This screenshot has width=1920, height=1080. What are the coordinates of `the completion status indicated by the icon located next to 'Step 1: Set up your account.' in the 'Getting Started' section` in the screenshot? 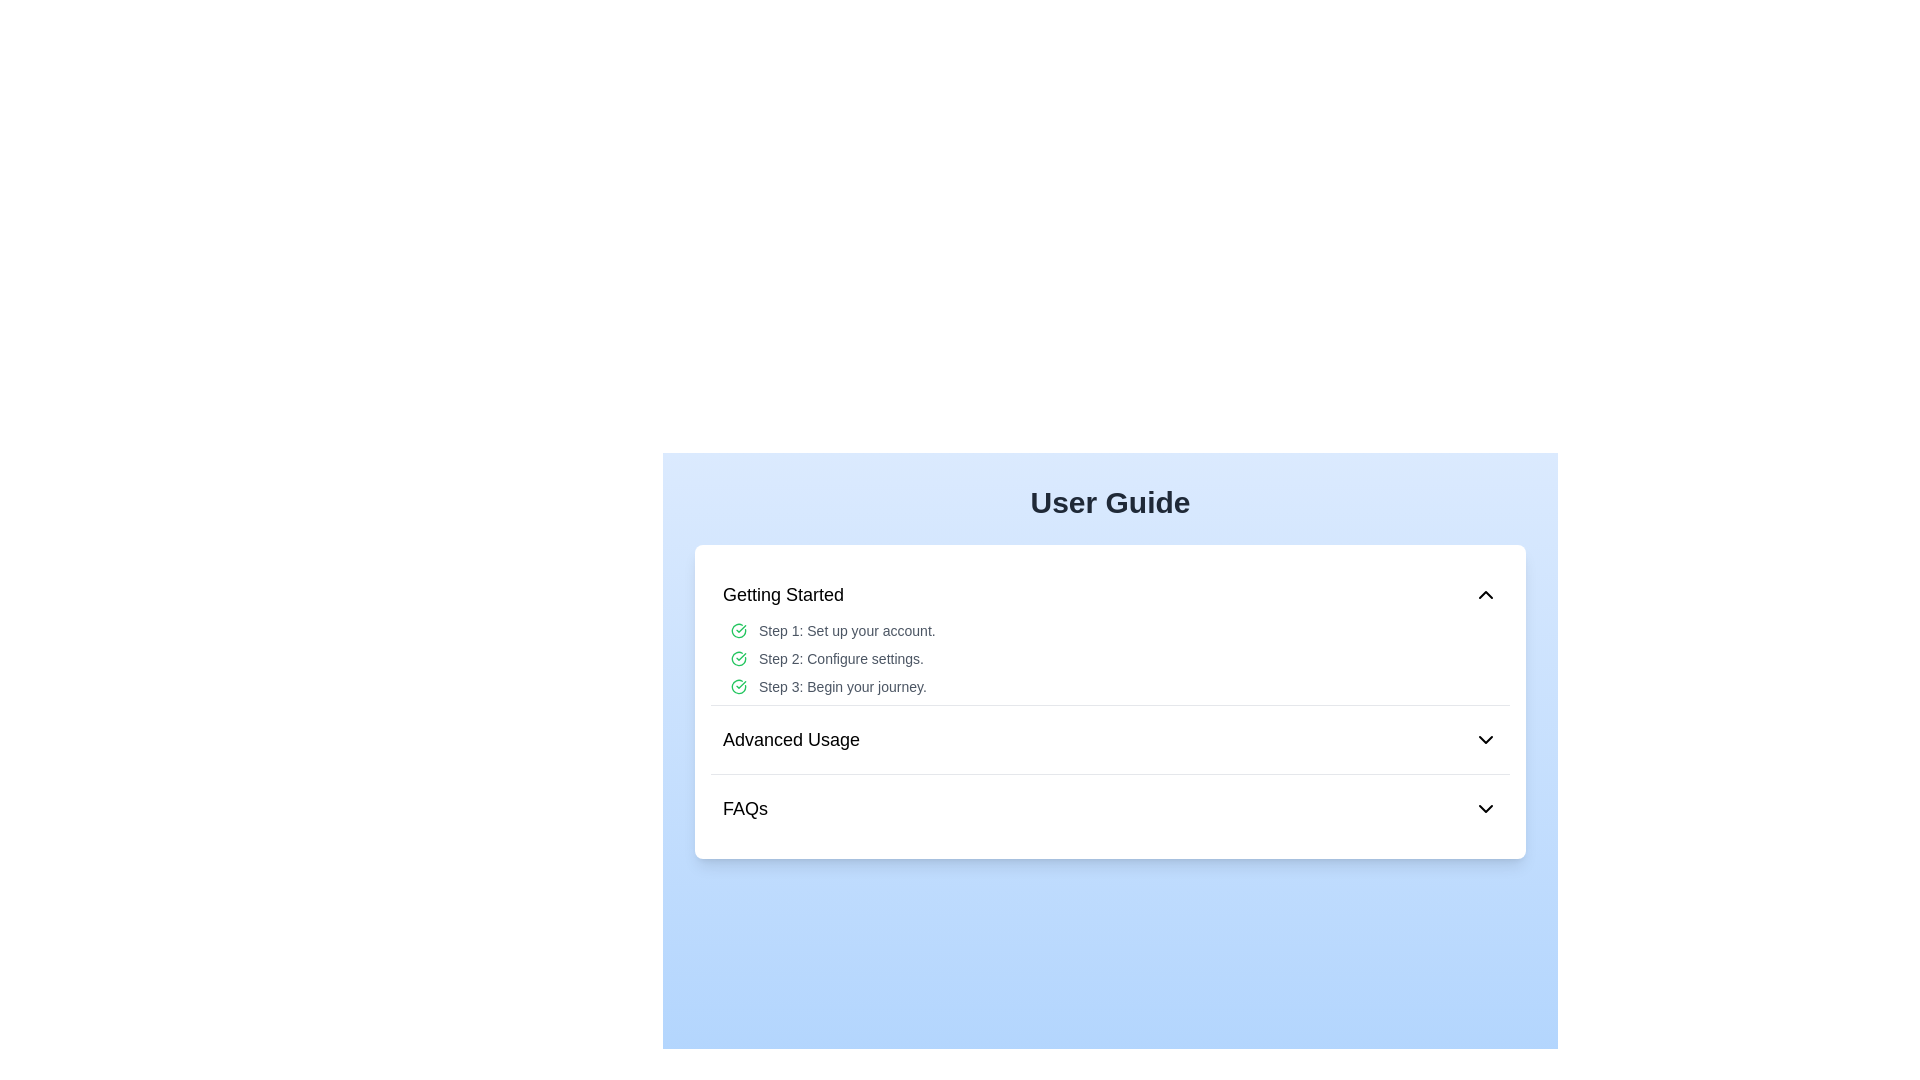 It's located at (738, 631).